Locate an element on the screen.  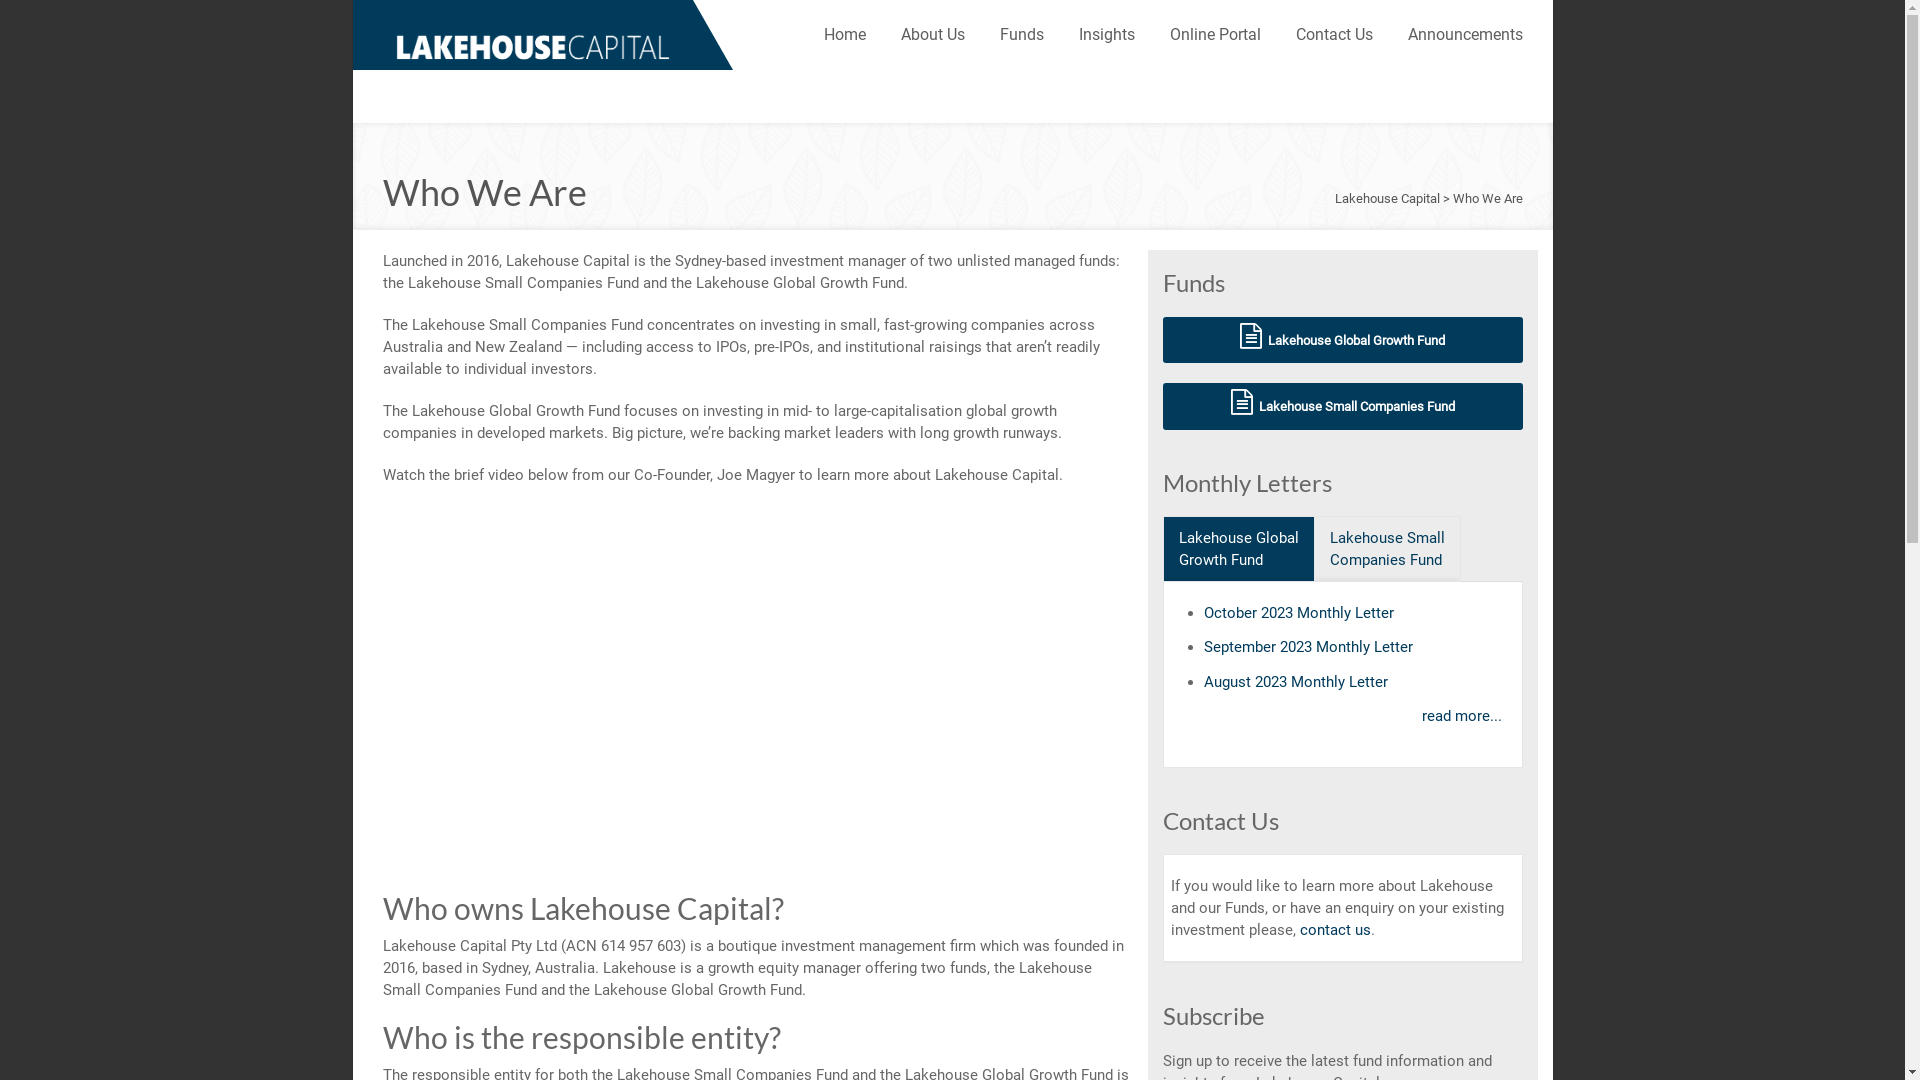
'Funds' is located at coordinates (1022, 34).